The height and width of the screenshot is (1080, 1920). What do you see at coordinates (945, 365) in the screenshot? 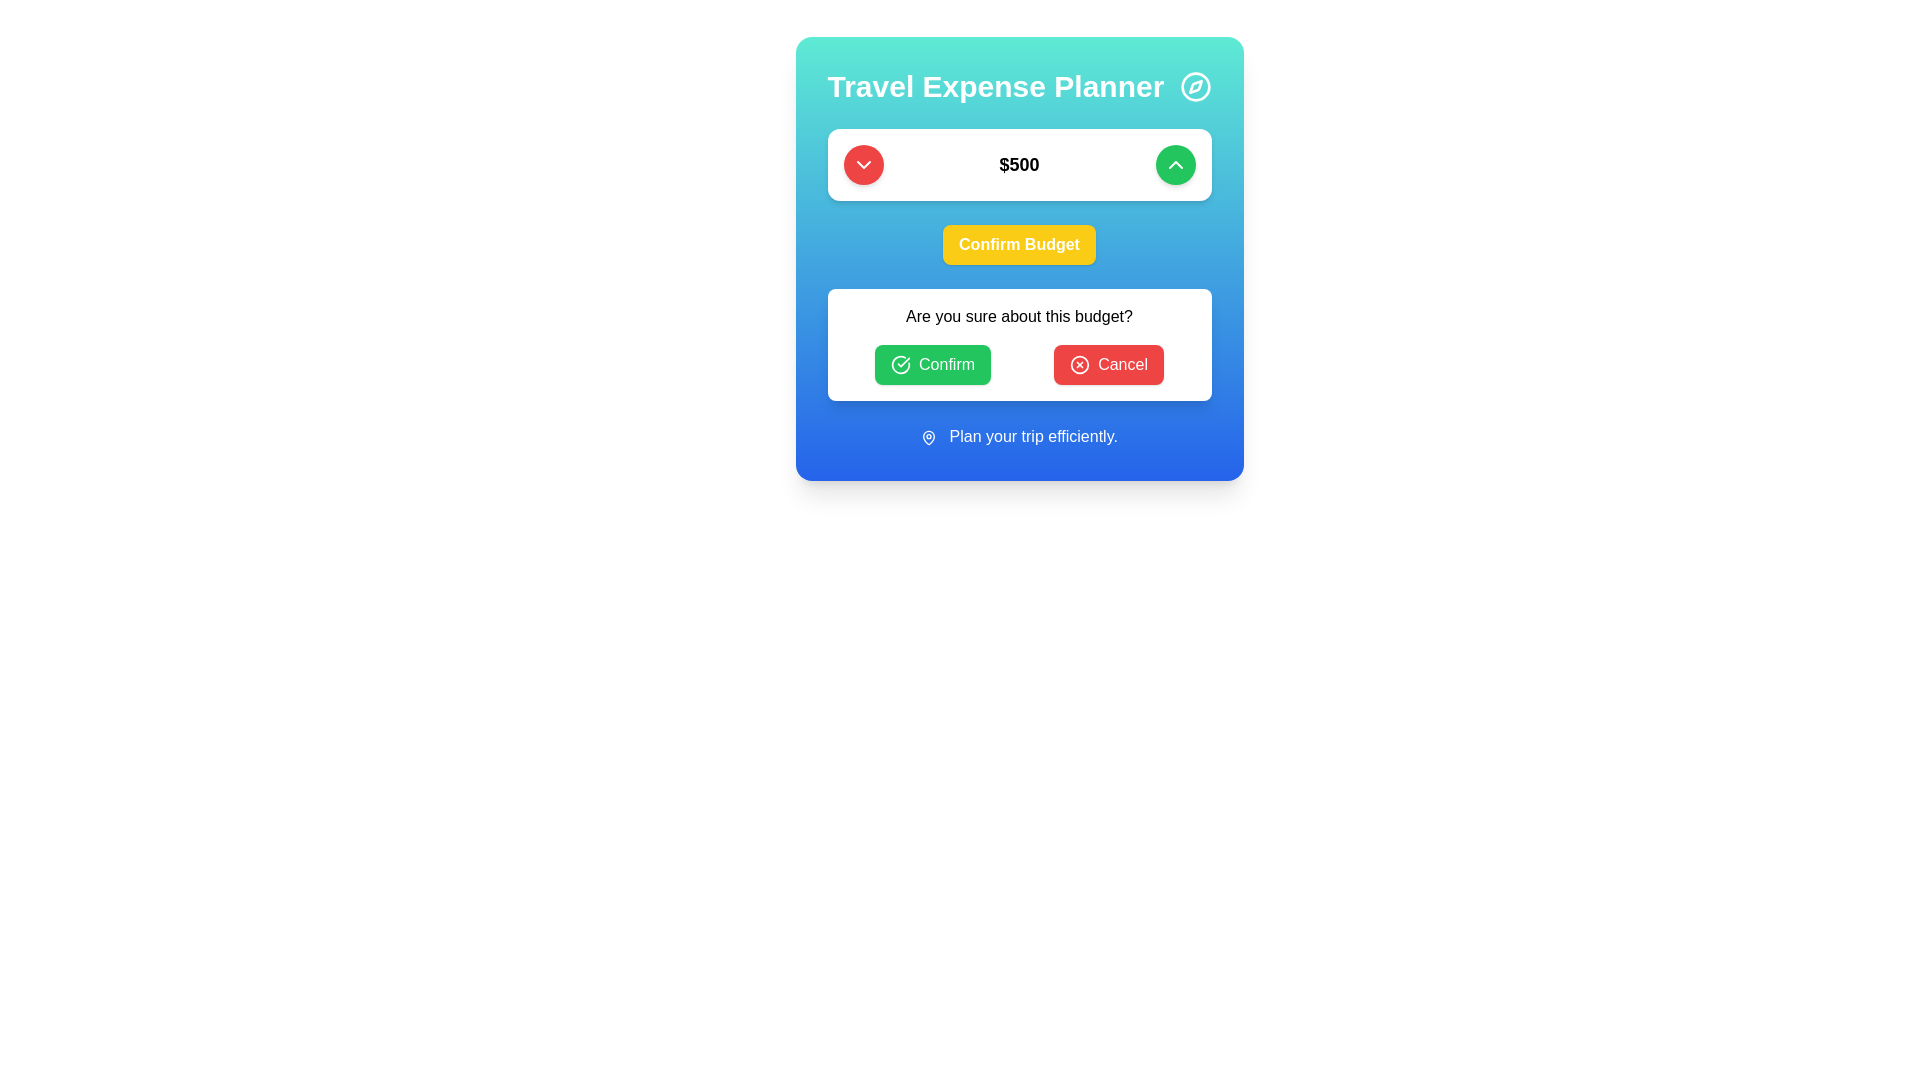
I see `the 'Confirm' text label, which is styled with white text on a green background and is centrally positioned within a green rectangular button in the confirmation area` at bounding box center [945, 365].